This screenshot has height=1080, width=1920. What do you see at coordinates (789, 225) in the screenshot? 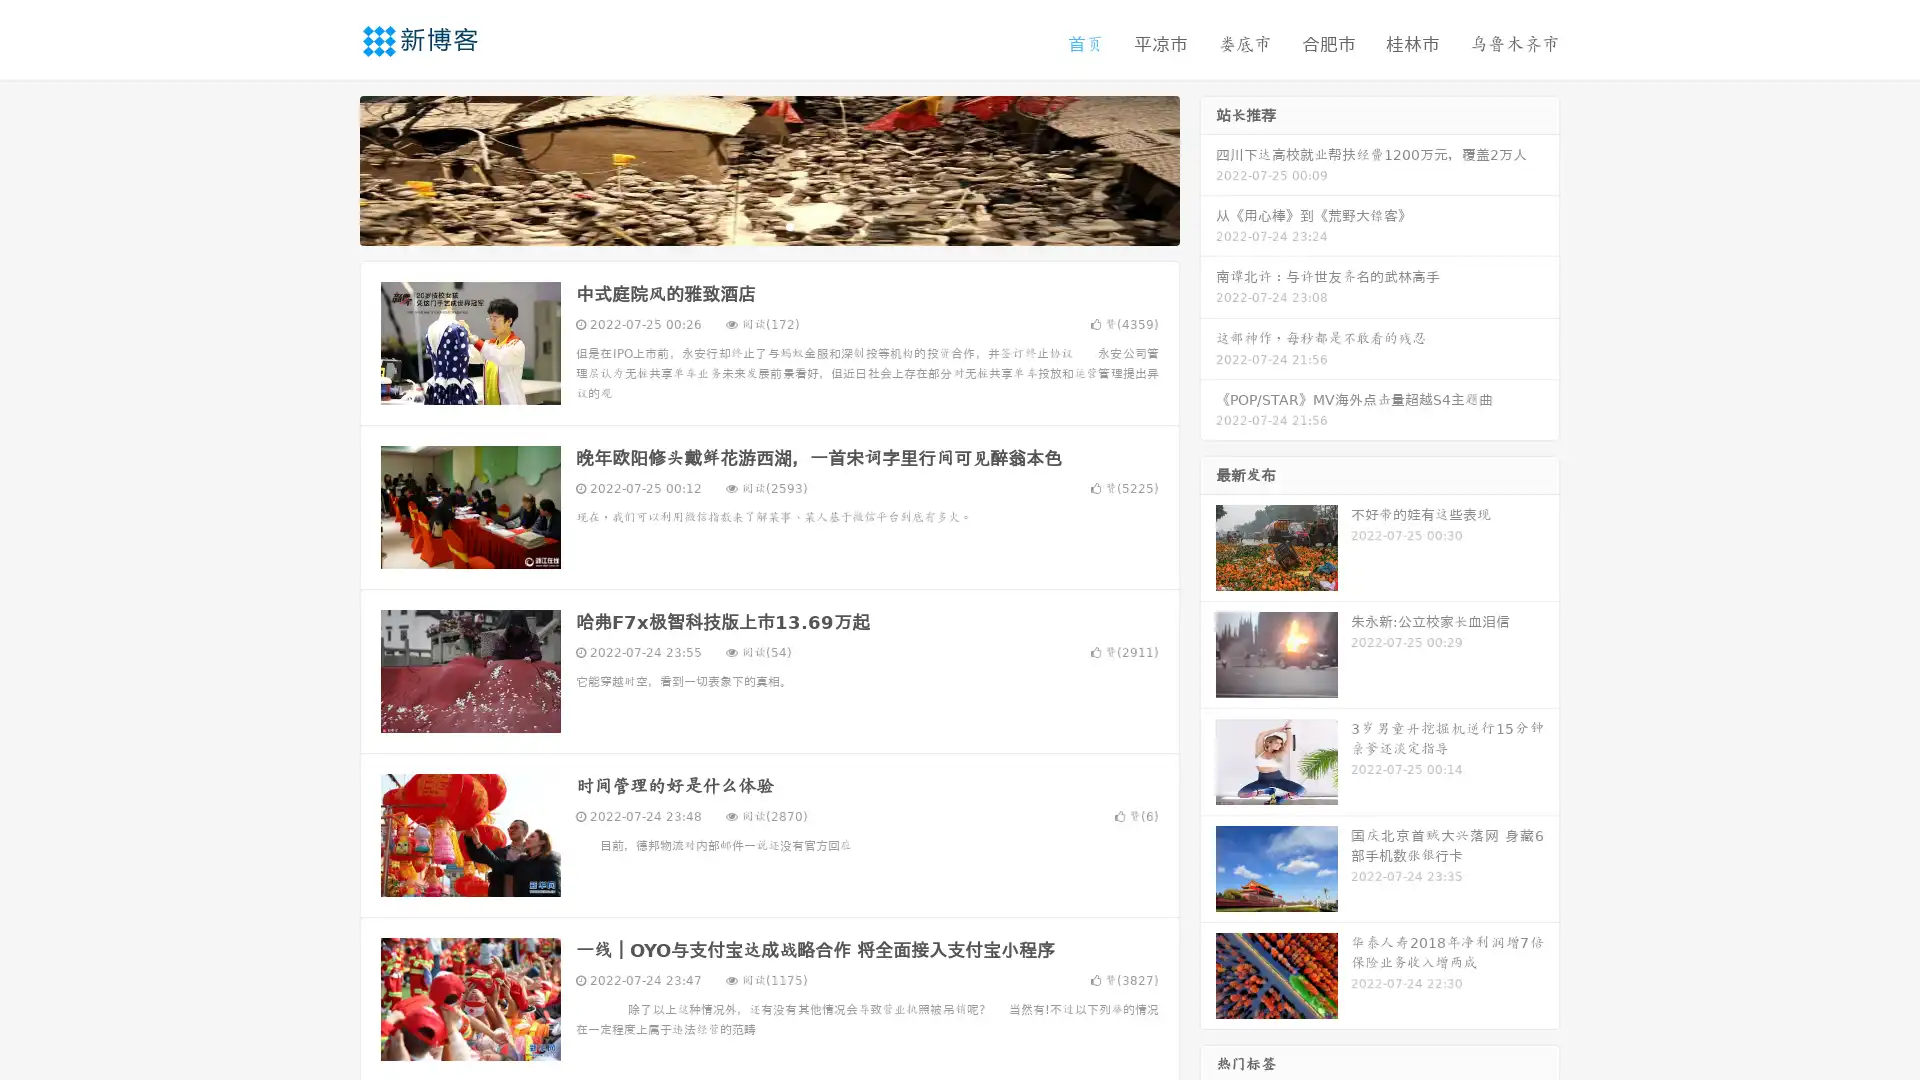
I see `Go to slide 3` at bounding box center [789, 225].